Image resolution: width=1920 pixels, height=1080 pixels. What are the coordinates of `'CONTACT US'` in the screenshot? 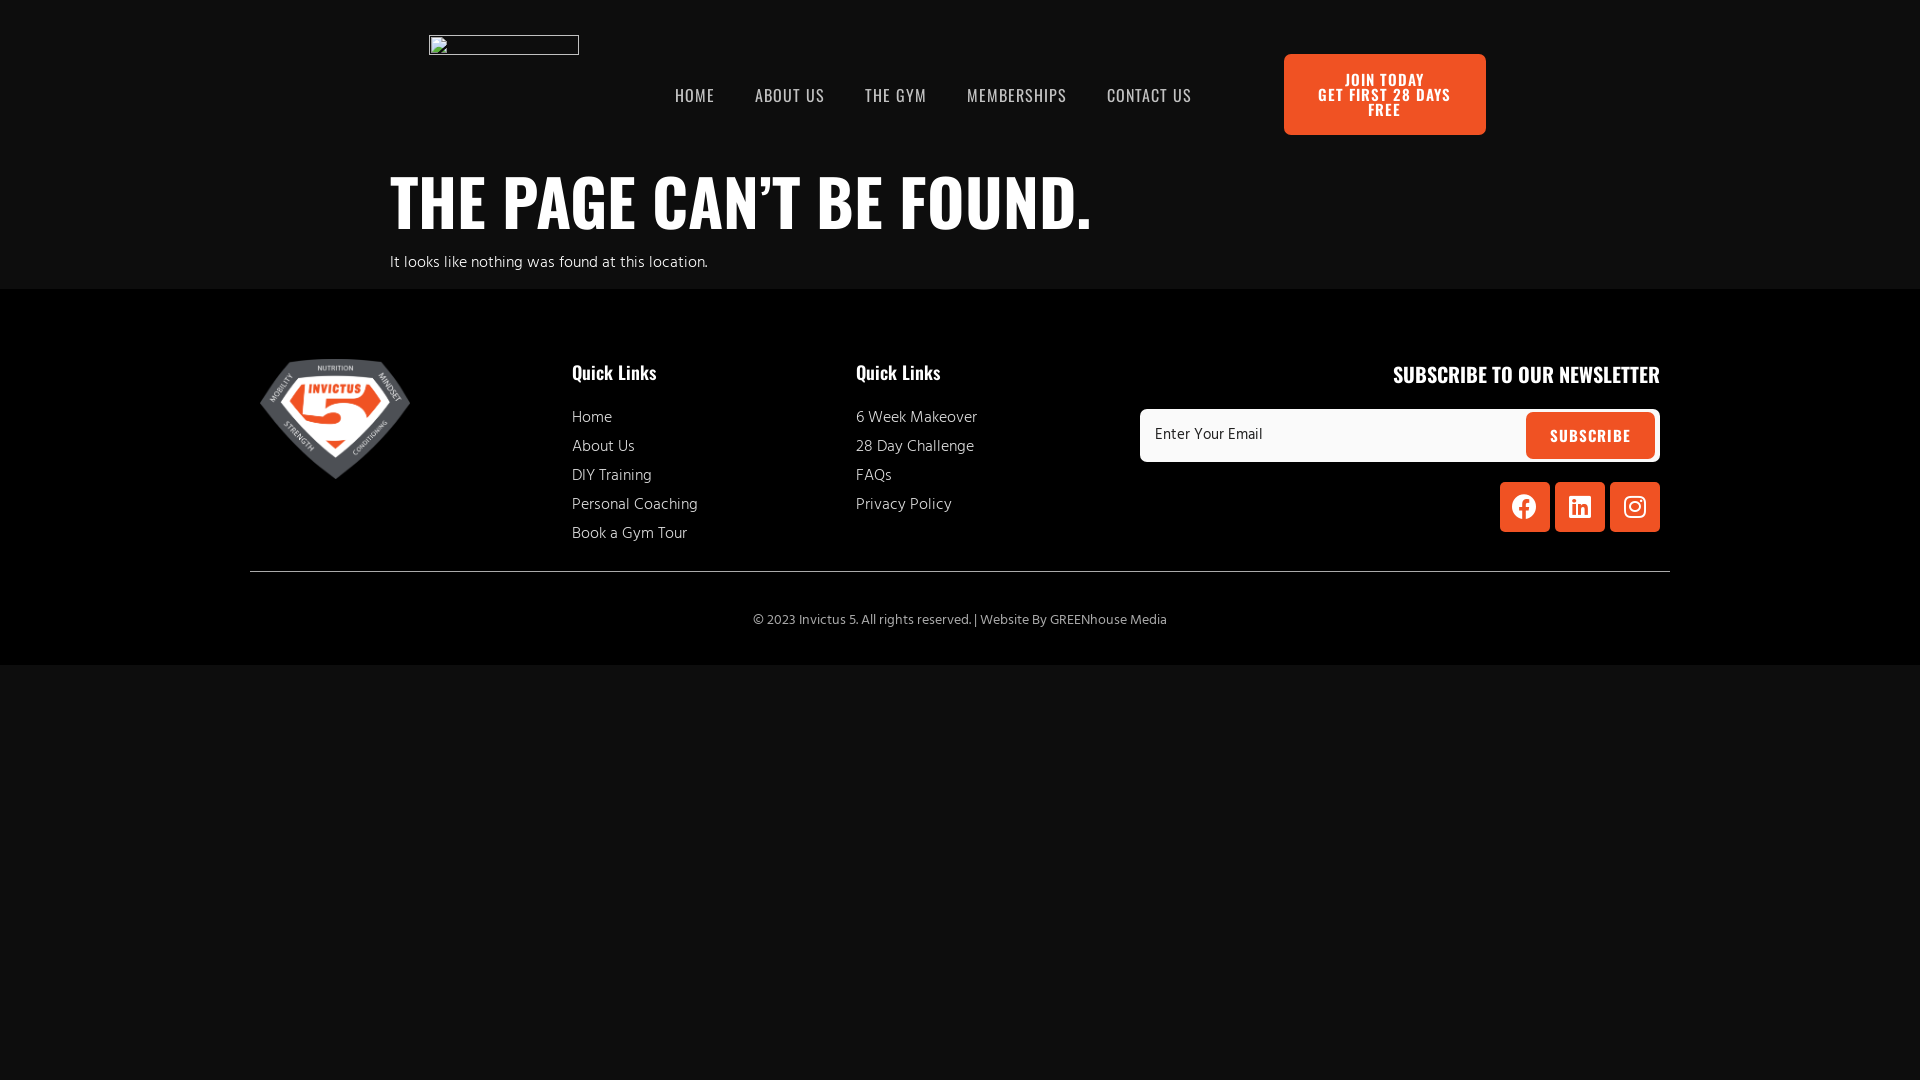 It's located at (1149, 95).